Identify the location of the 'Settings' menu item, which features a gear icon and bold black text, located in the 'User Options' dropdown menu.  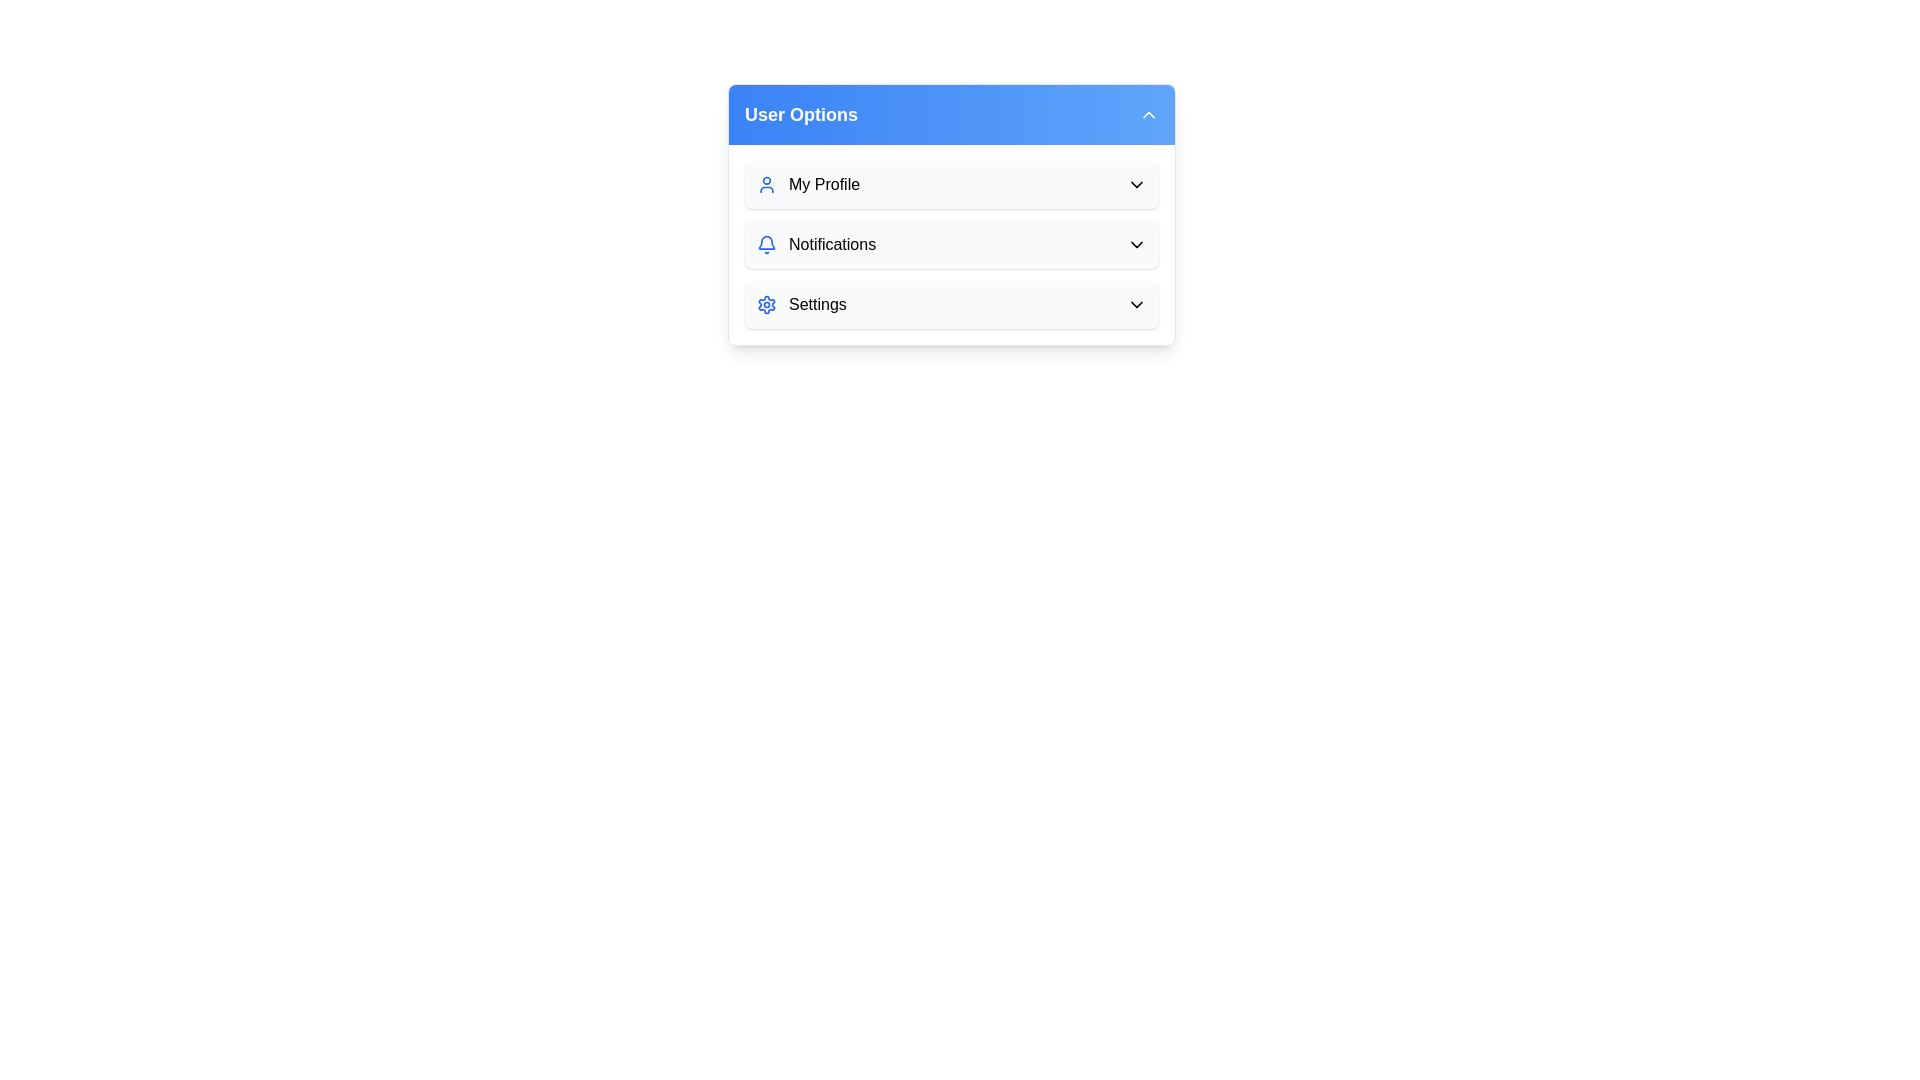
(801, 304).